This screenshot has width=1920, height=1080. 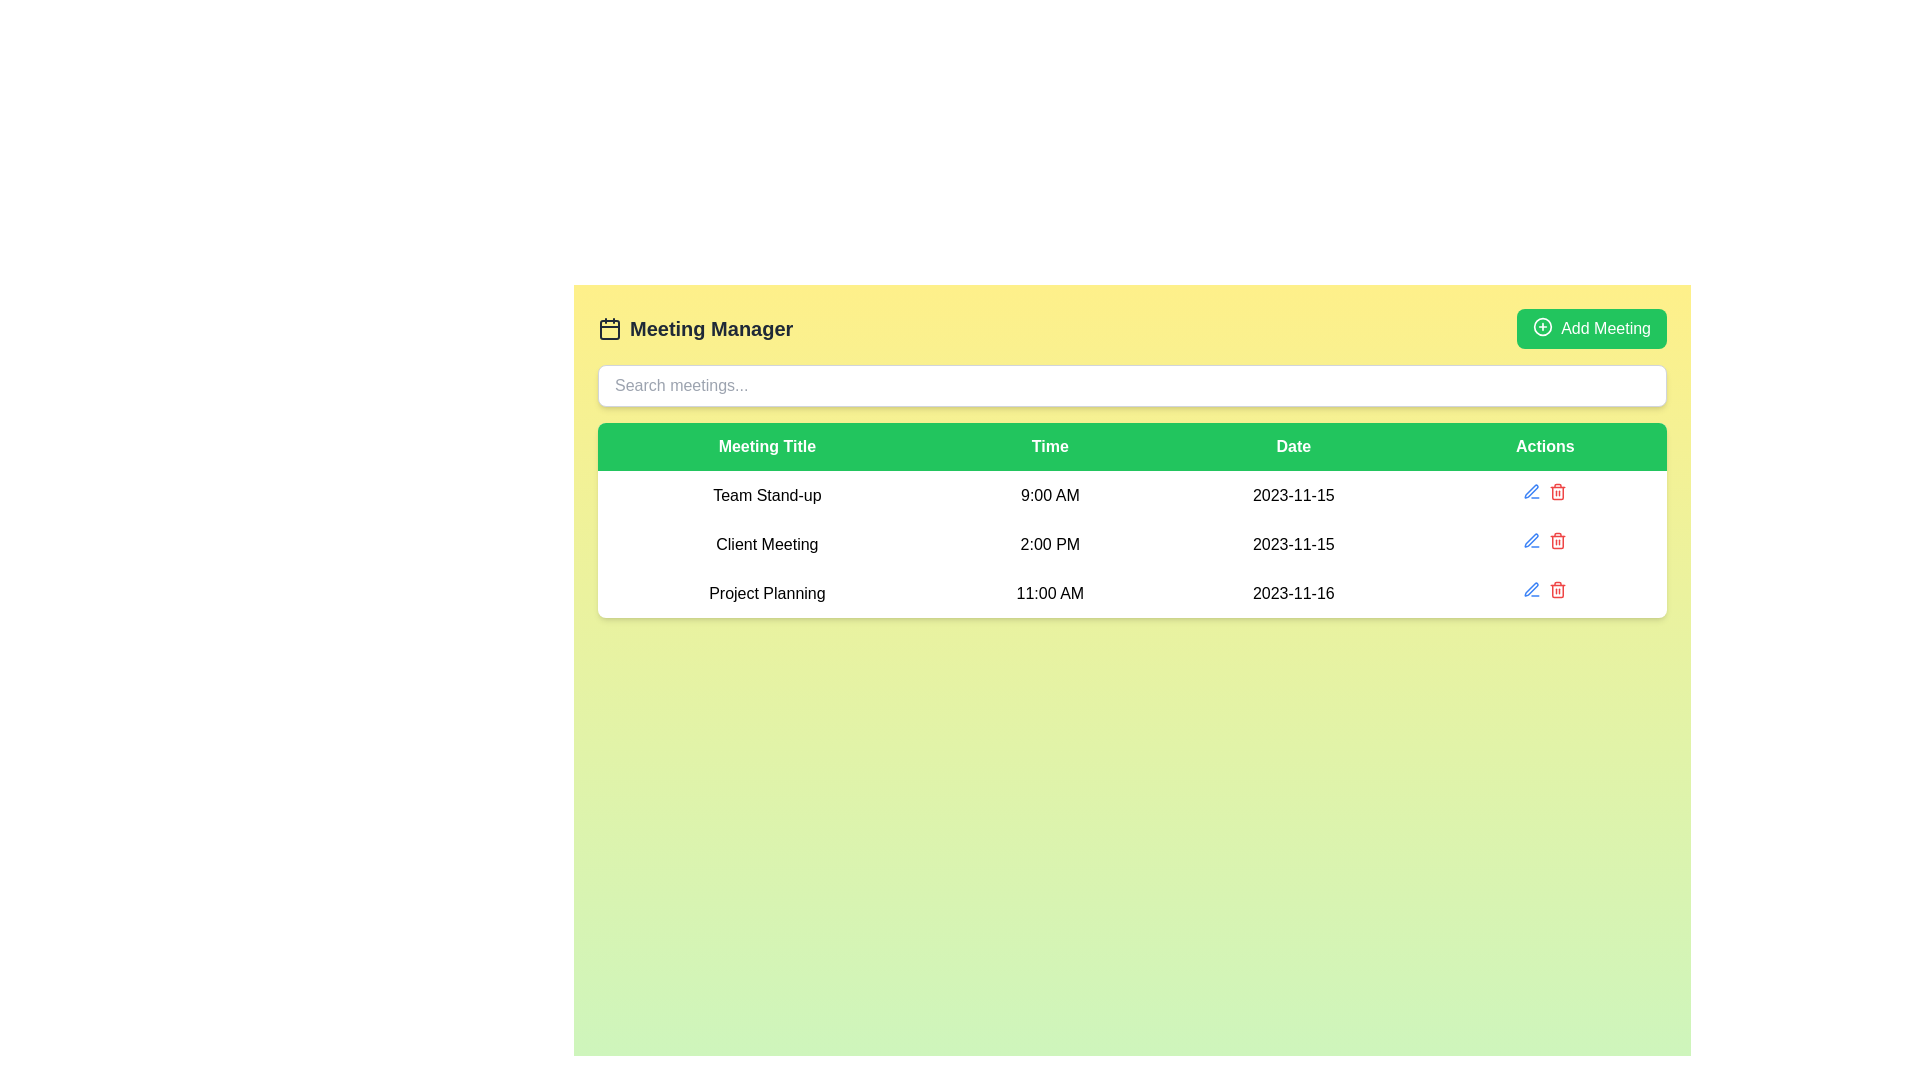 I want to click on the 'Team Stand-up' text label located in the 'Meeting Title' column of the meeting schedule, so click(x=766, y=495).